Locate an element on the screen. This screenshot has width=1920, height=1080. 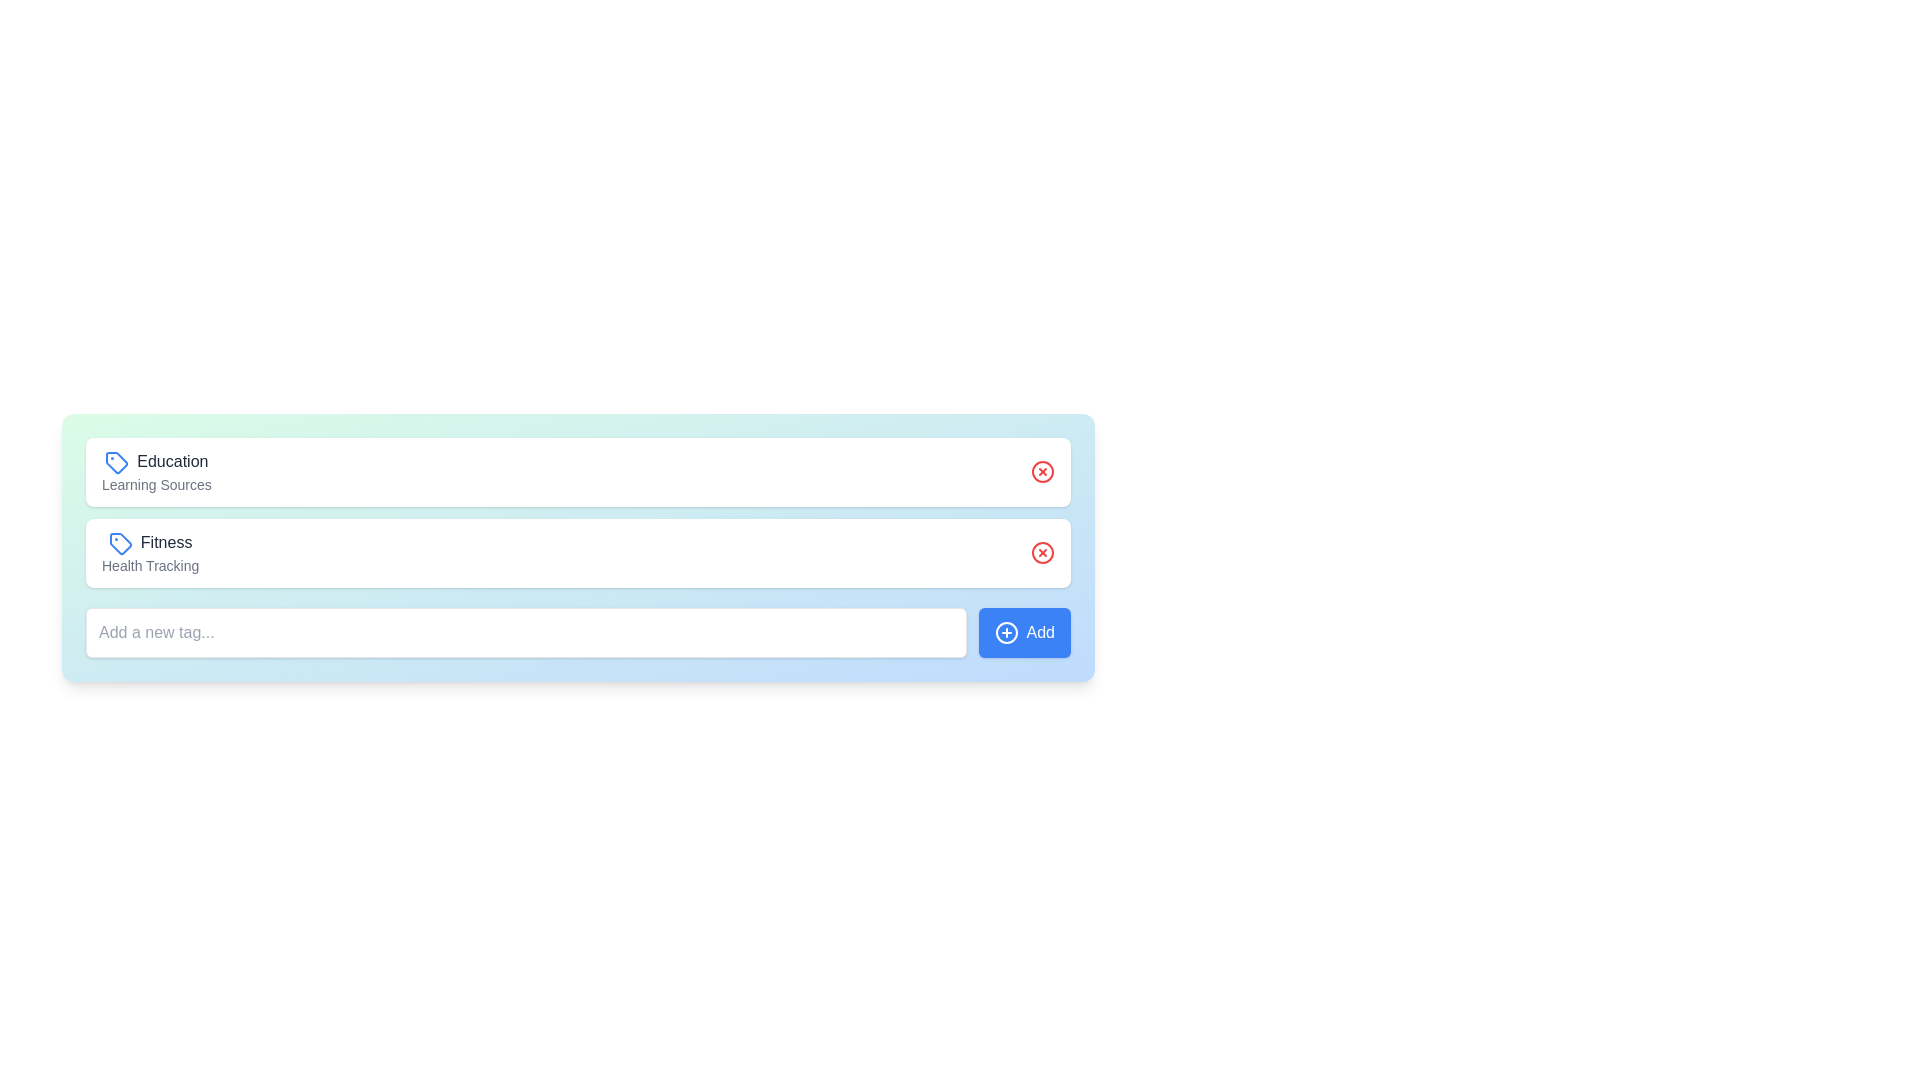
the blue tag-shaped icon with a small dot inside, located to the left of the text 'Fitness' is located at coordinates (119, 543).